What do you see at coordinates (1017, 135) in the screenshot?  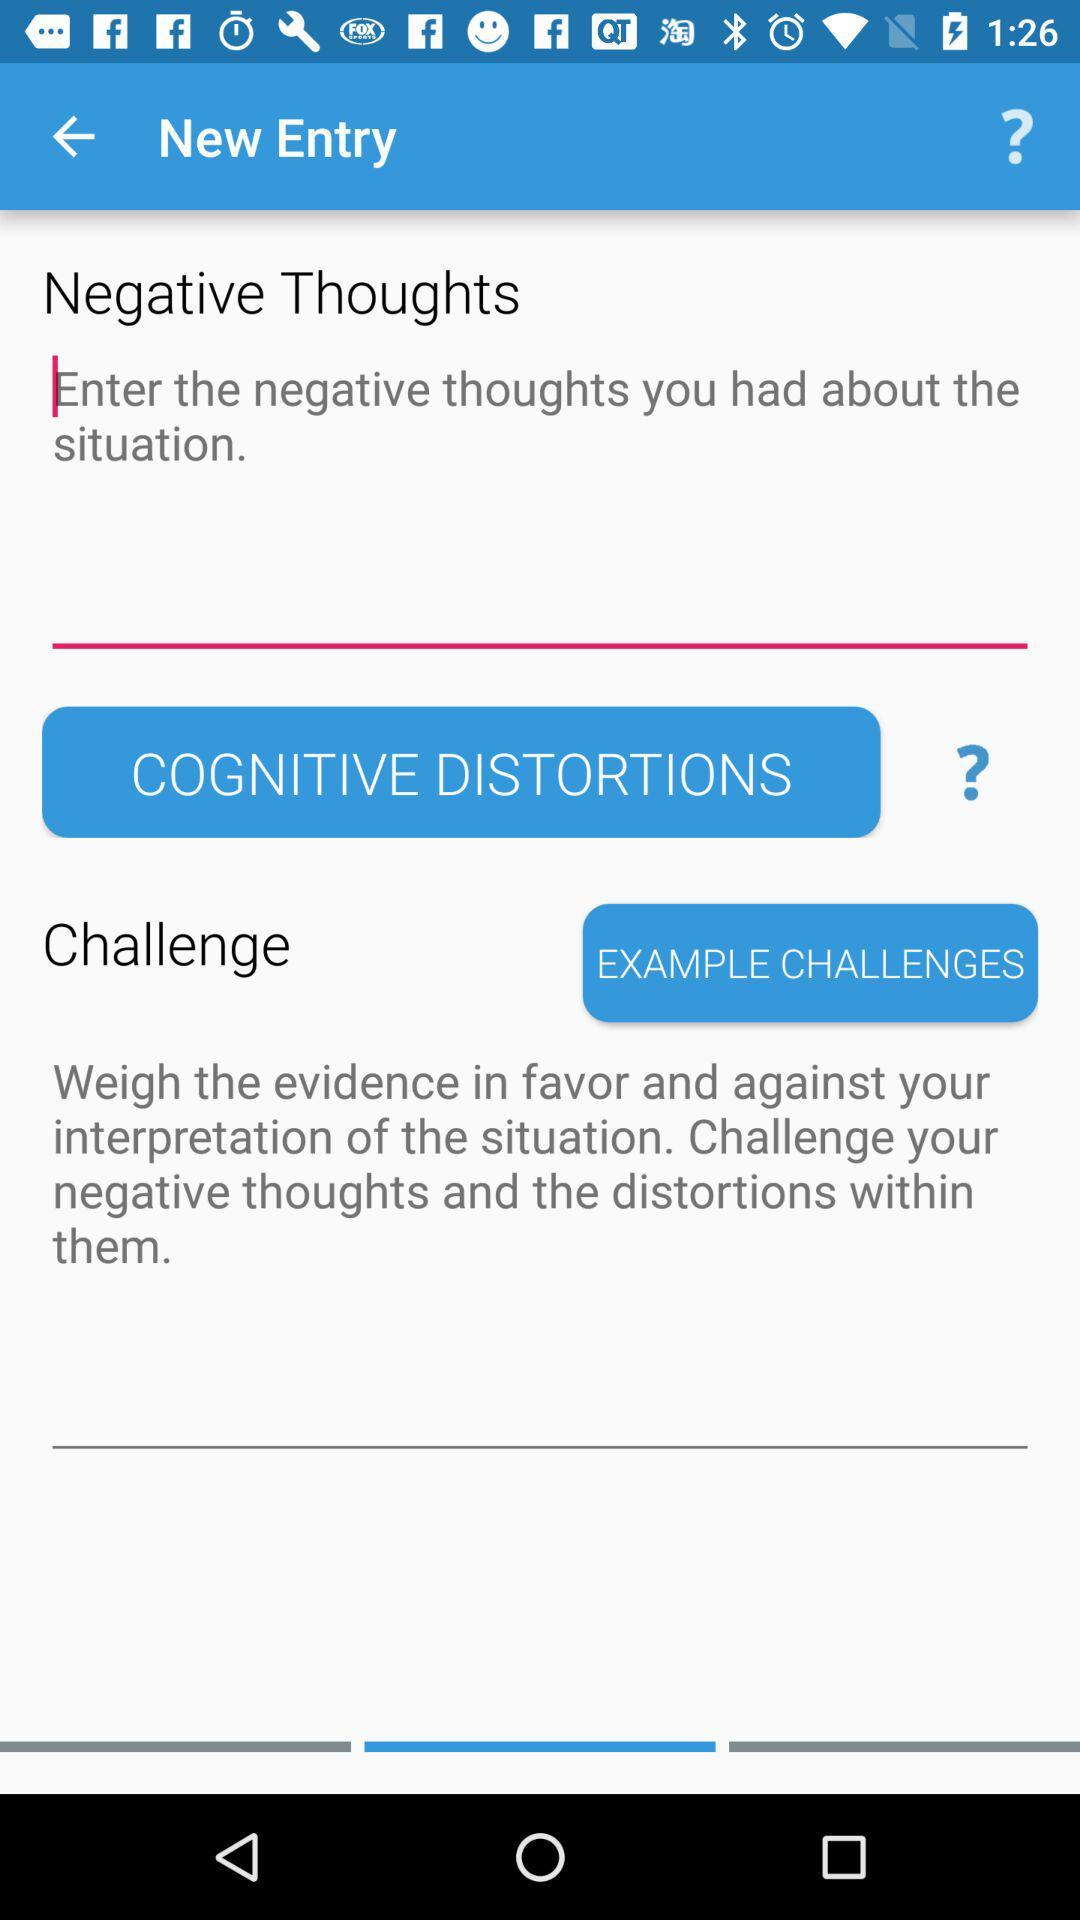 I see `app to the right of new entry item` at bounding box center [1017, 135].